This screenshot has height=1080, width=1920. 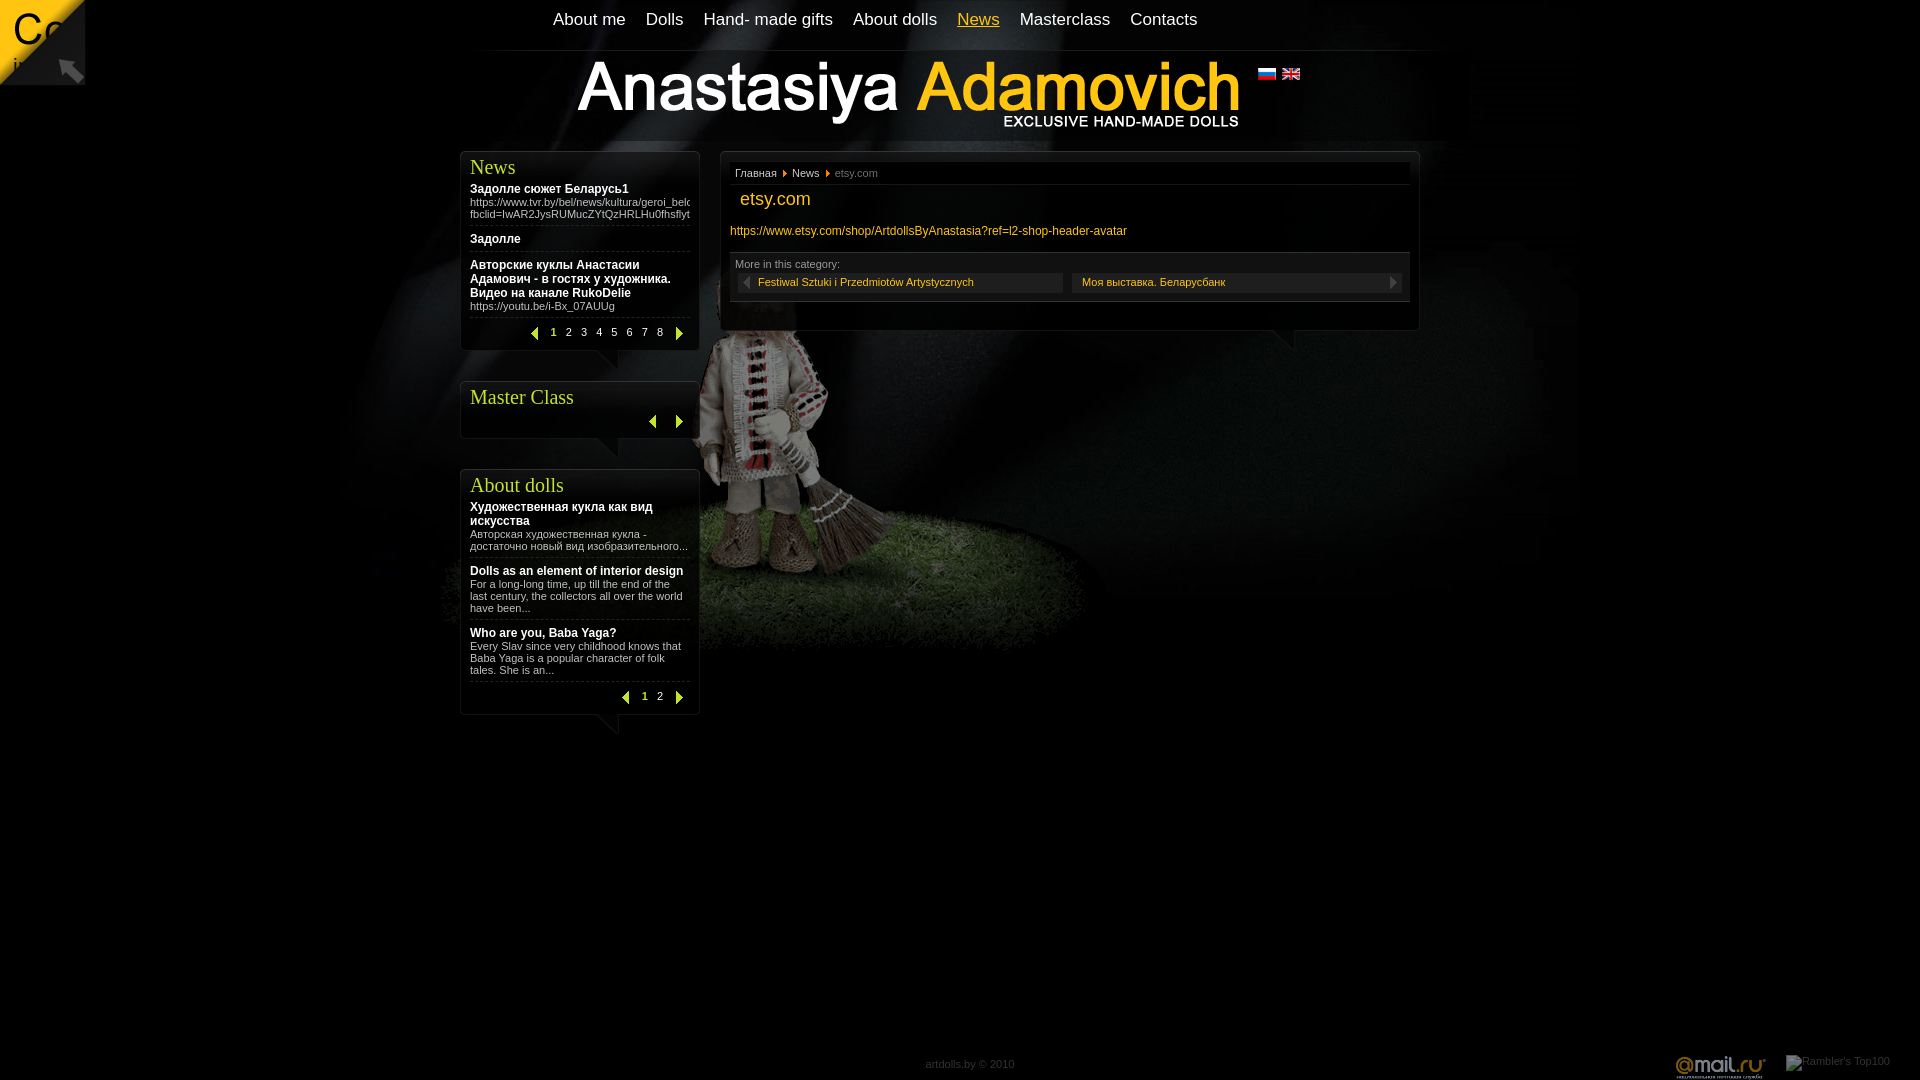 I want to click on 'Contacts', so click(x=1163, y=19).